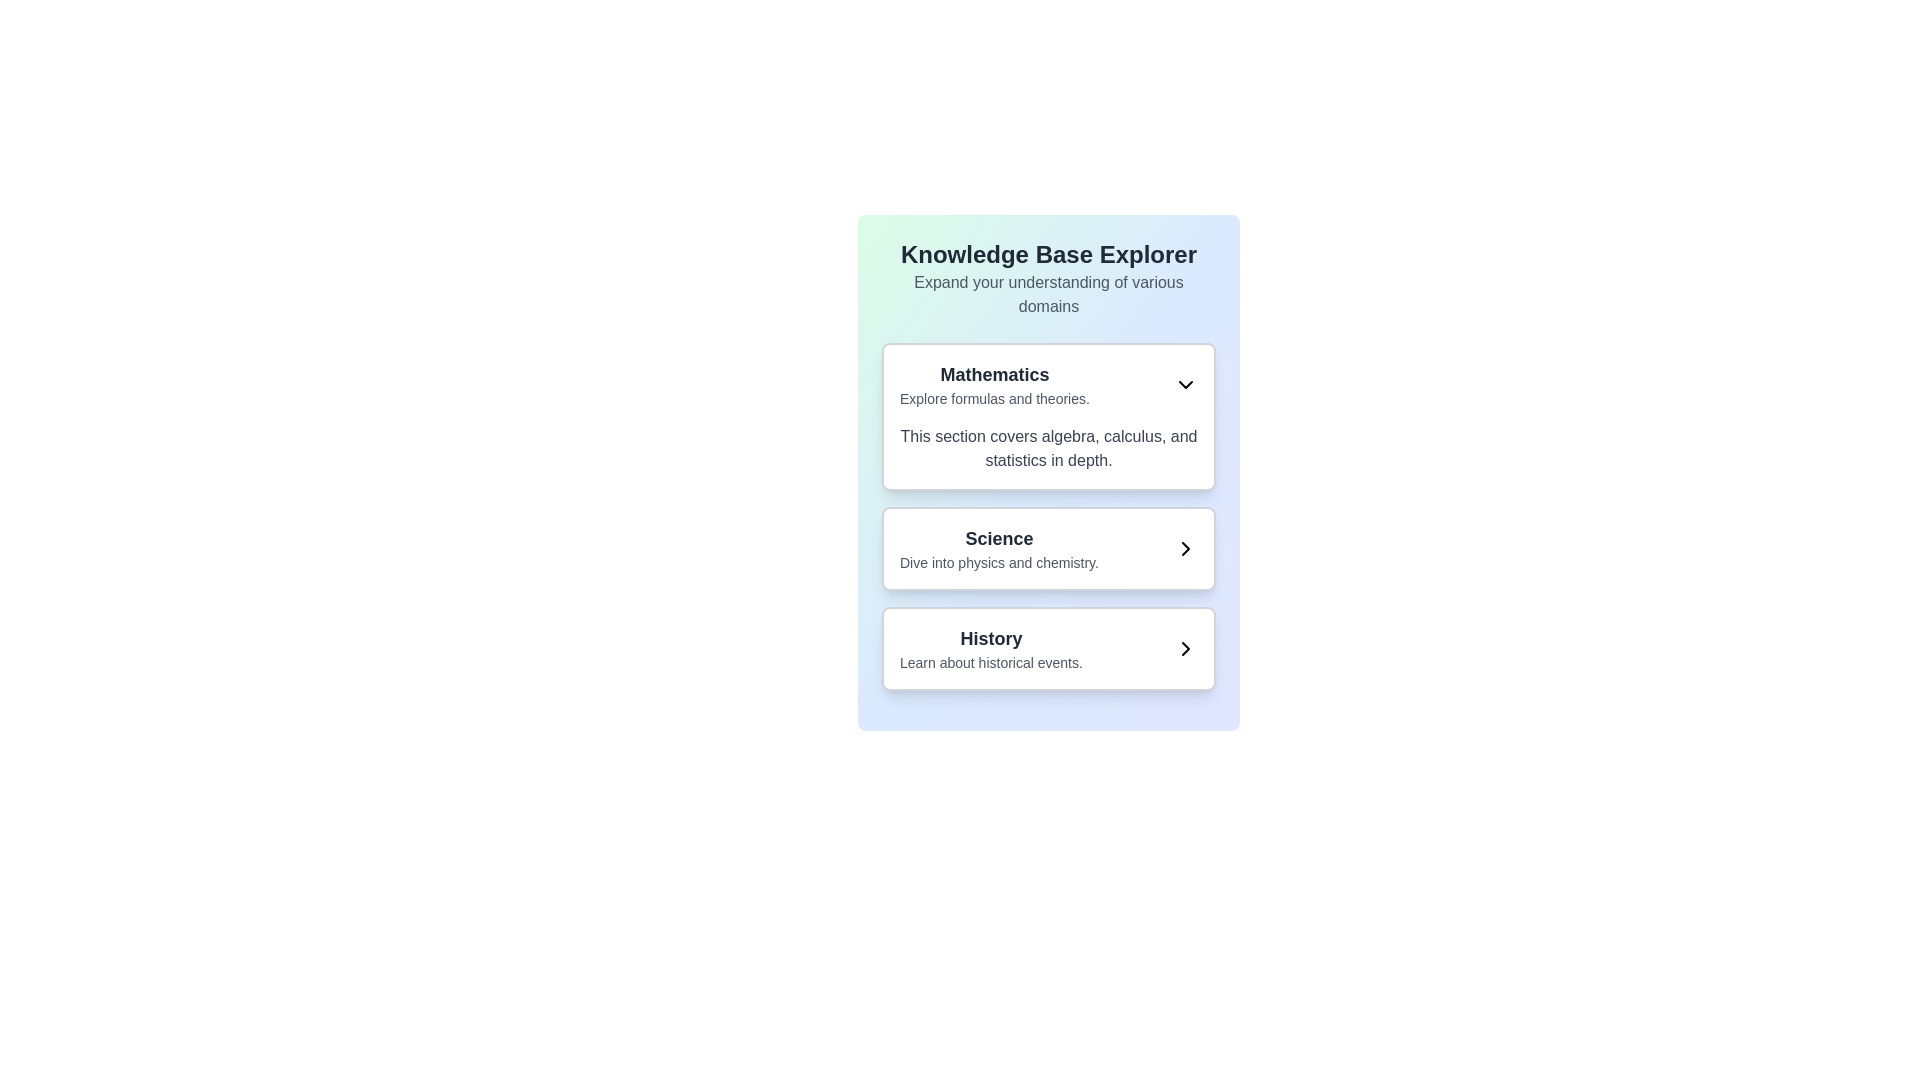  I want to click on the Chevron Right SVG icon located on the right side of the 'History' option, so click(1185, 648).